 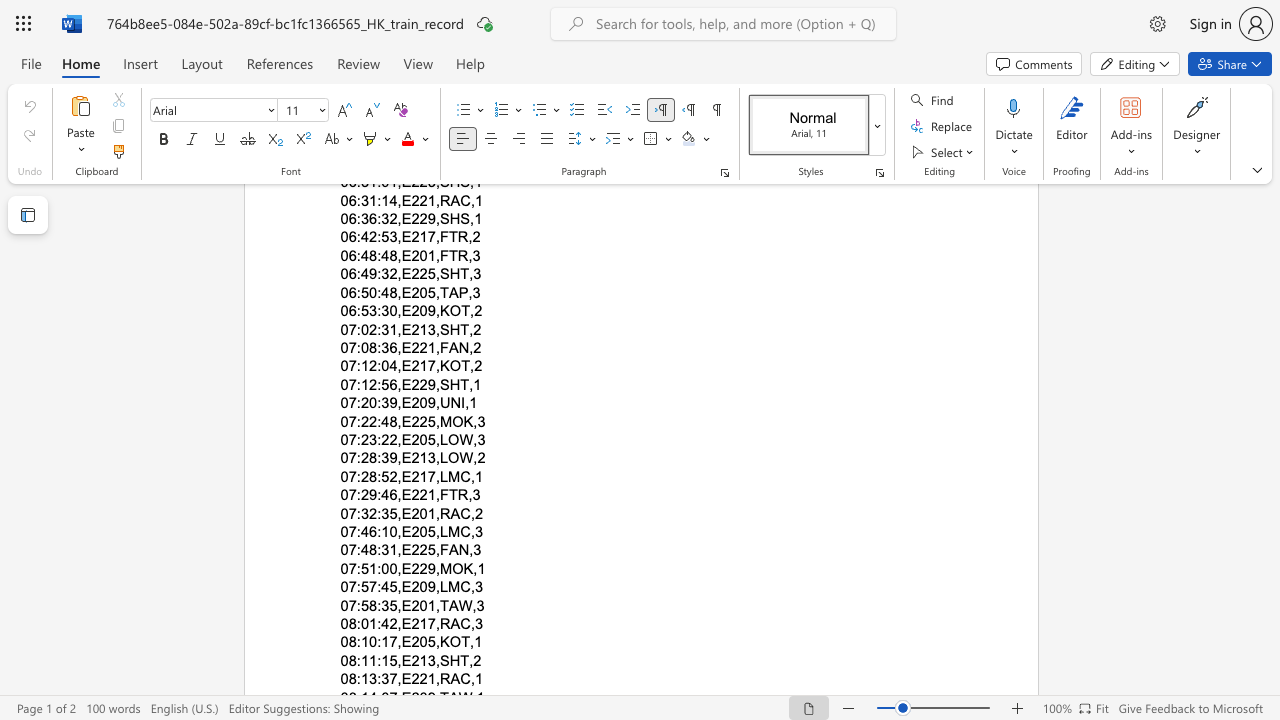 What do you see at coordinates (418, 550) in the screenshot?
I see `the space between the continuous character "2" and "2" in the text` at bounding box center [418, 550].